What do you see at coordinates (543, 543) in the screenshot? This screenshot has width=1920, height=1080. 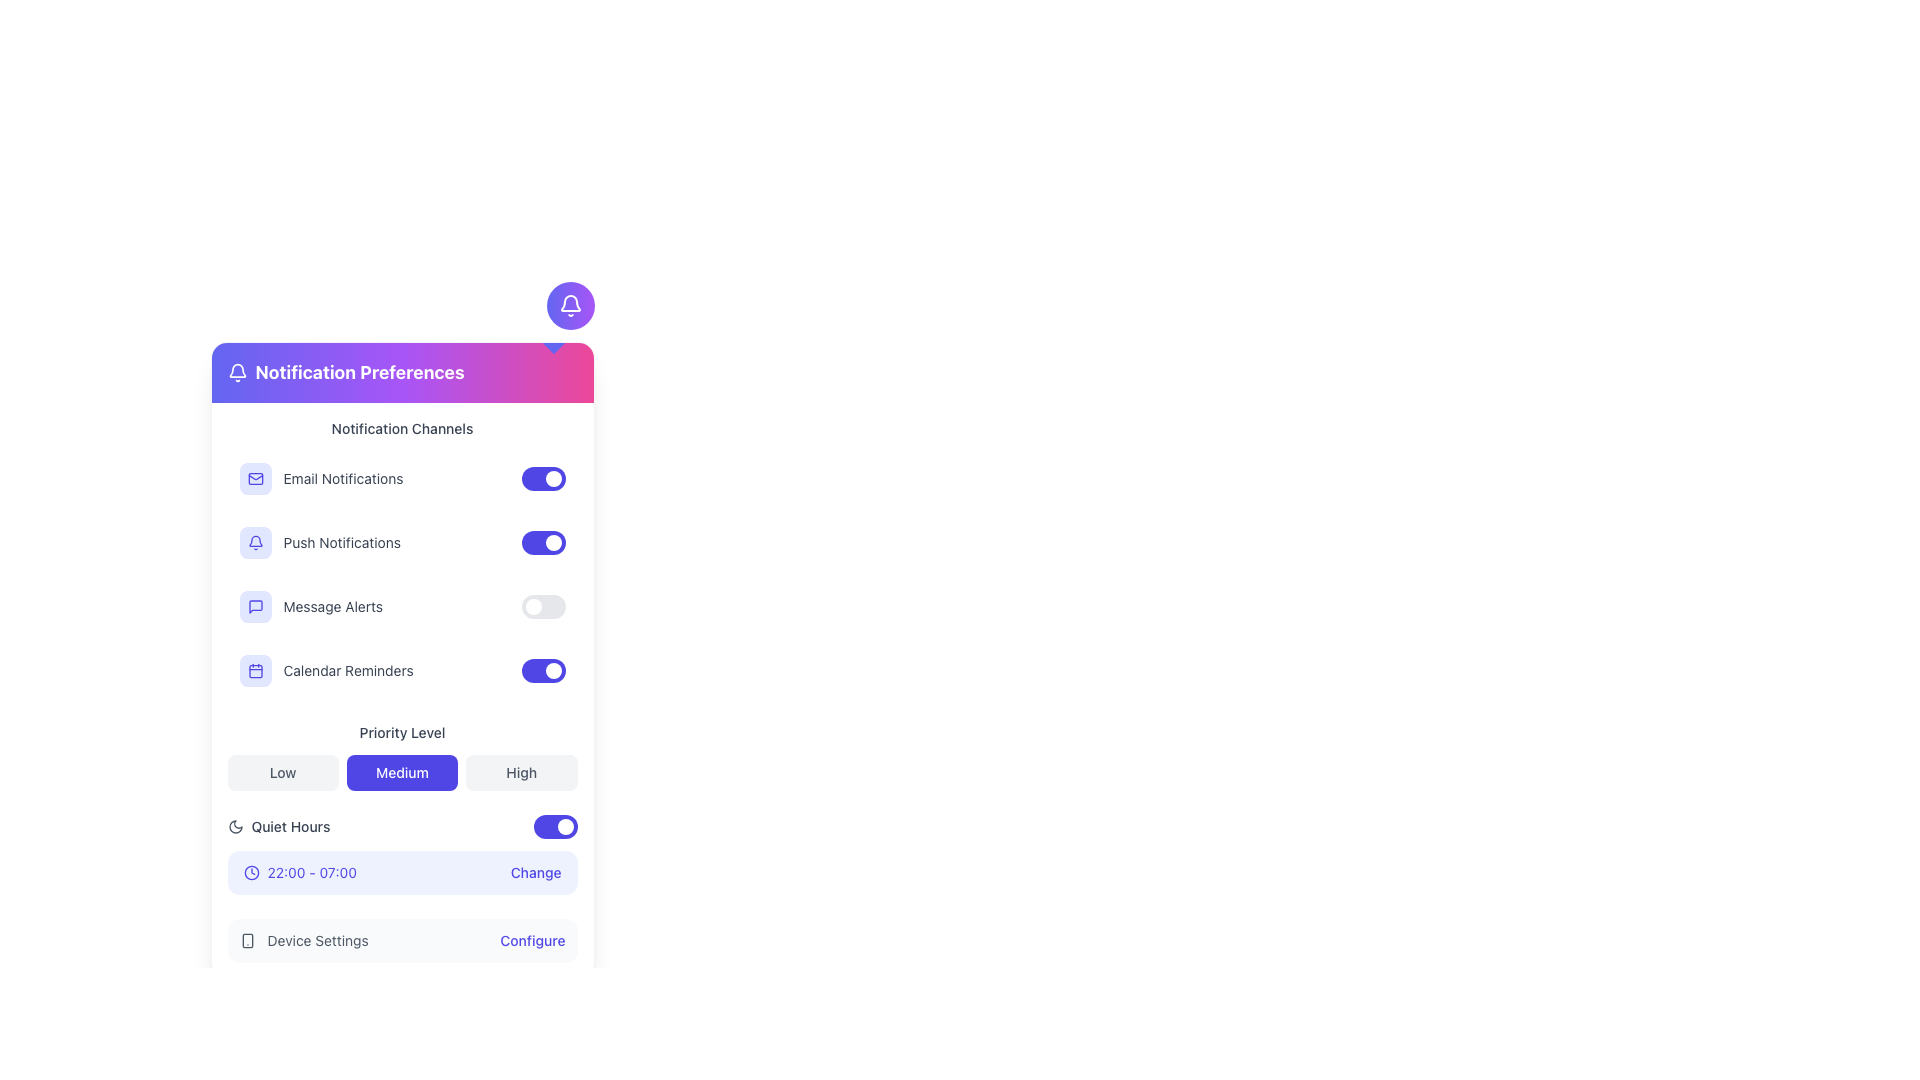 I see `the circular white knob of the toggle switch, which is positioned towards the right side of the 'Push Notifications' row` at bounding box center [543, 543].